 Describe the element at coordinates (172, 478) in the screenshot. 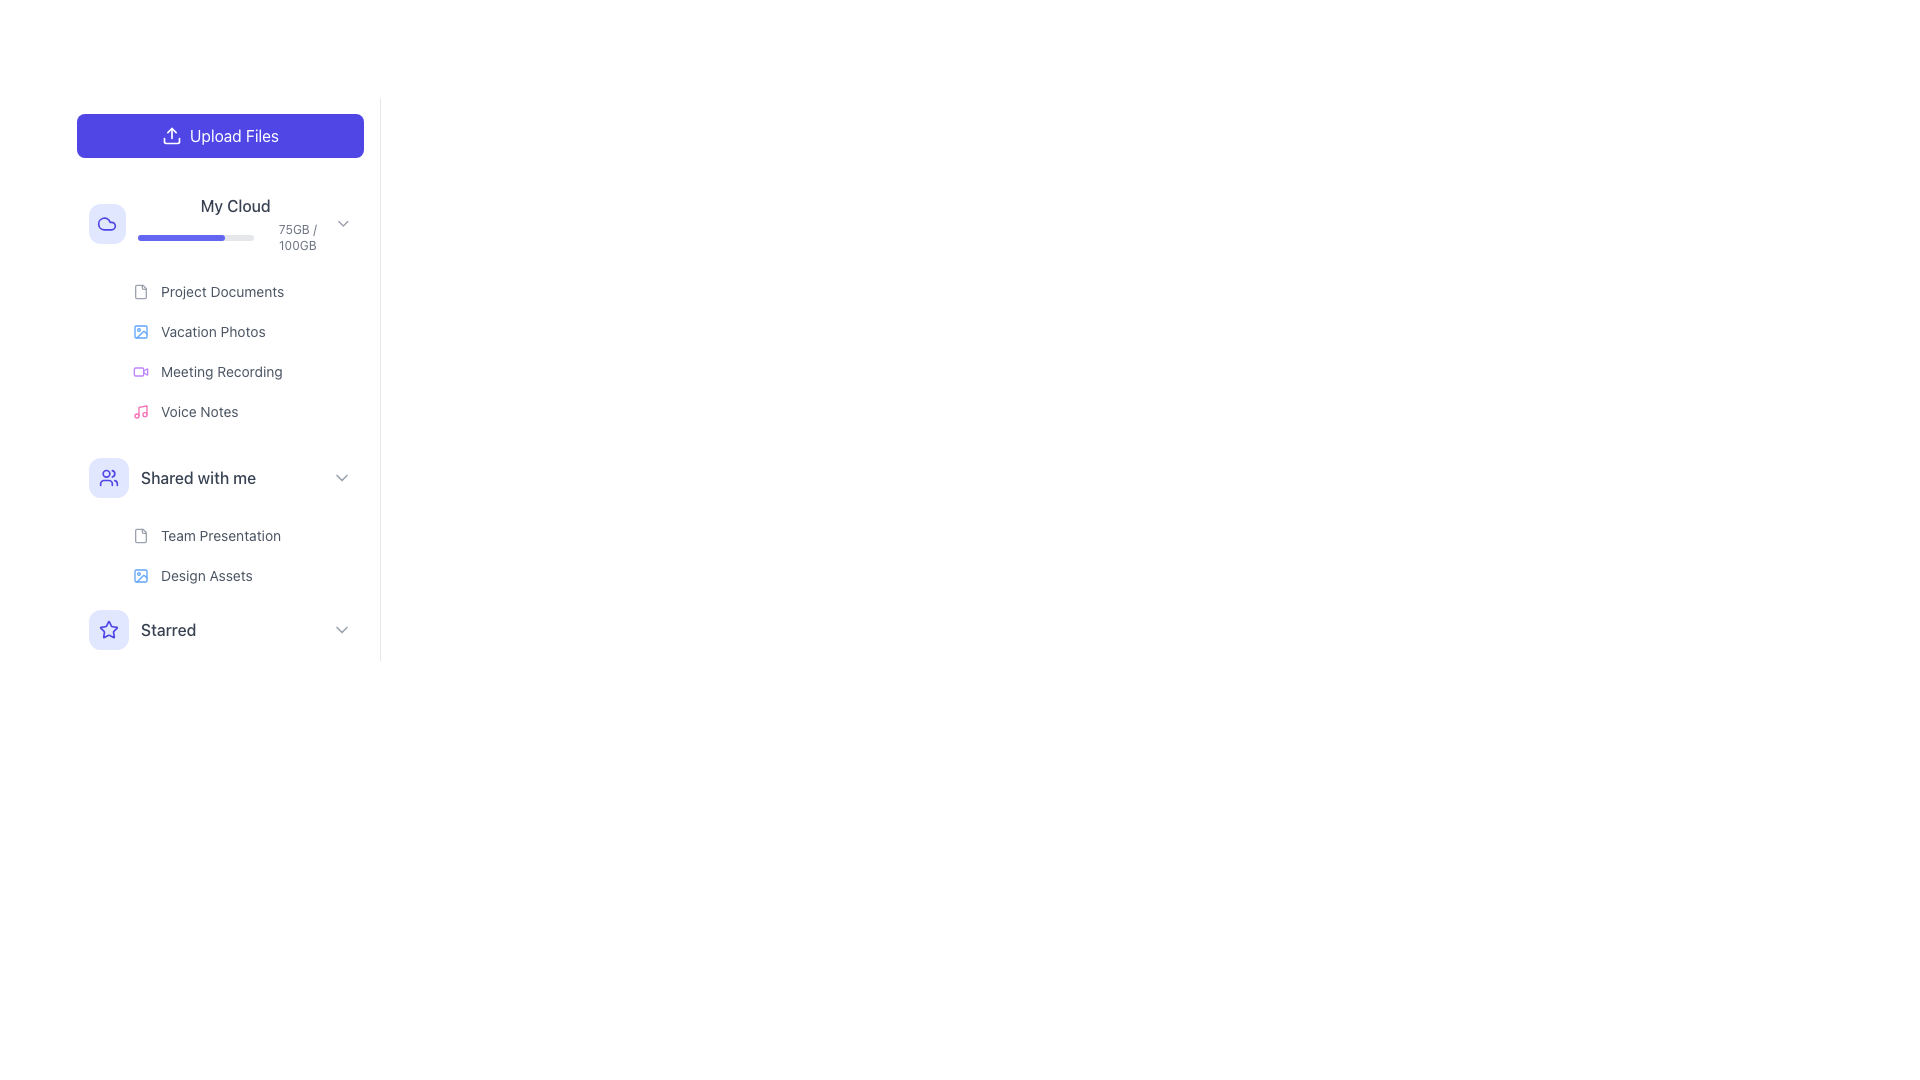

I see `the 'Shared with me' navigation menu item, which features a group icon with a blue circle background and clear text, located in the left sidebar below 'My Cloud'` at that location.